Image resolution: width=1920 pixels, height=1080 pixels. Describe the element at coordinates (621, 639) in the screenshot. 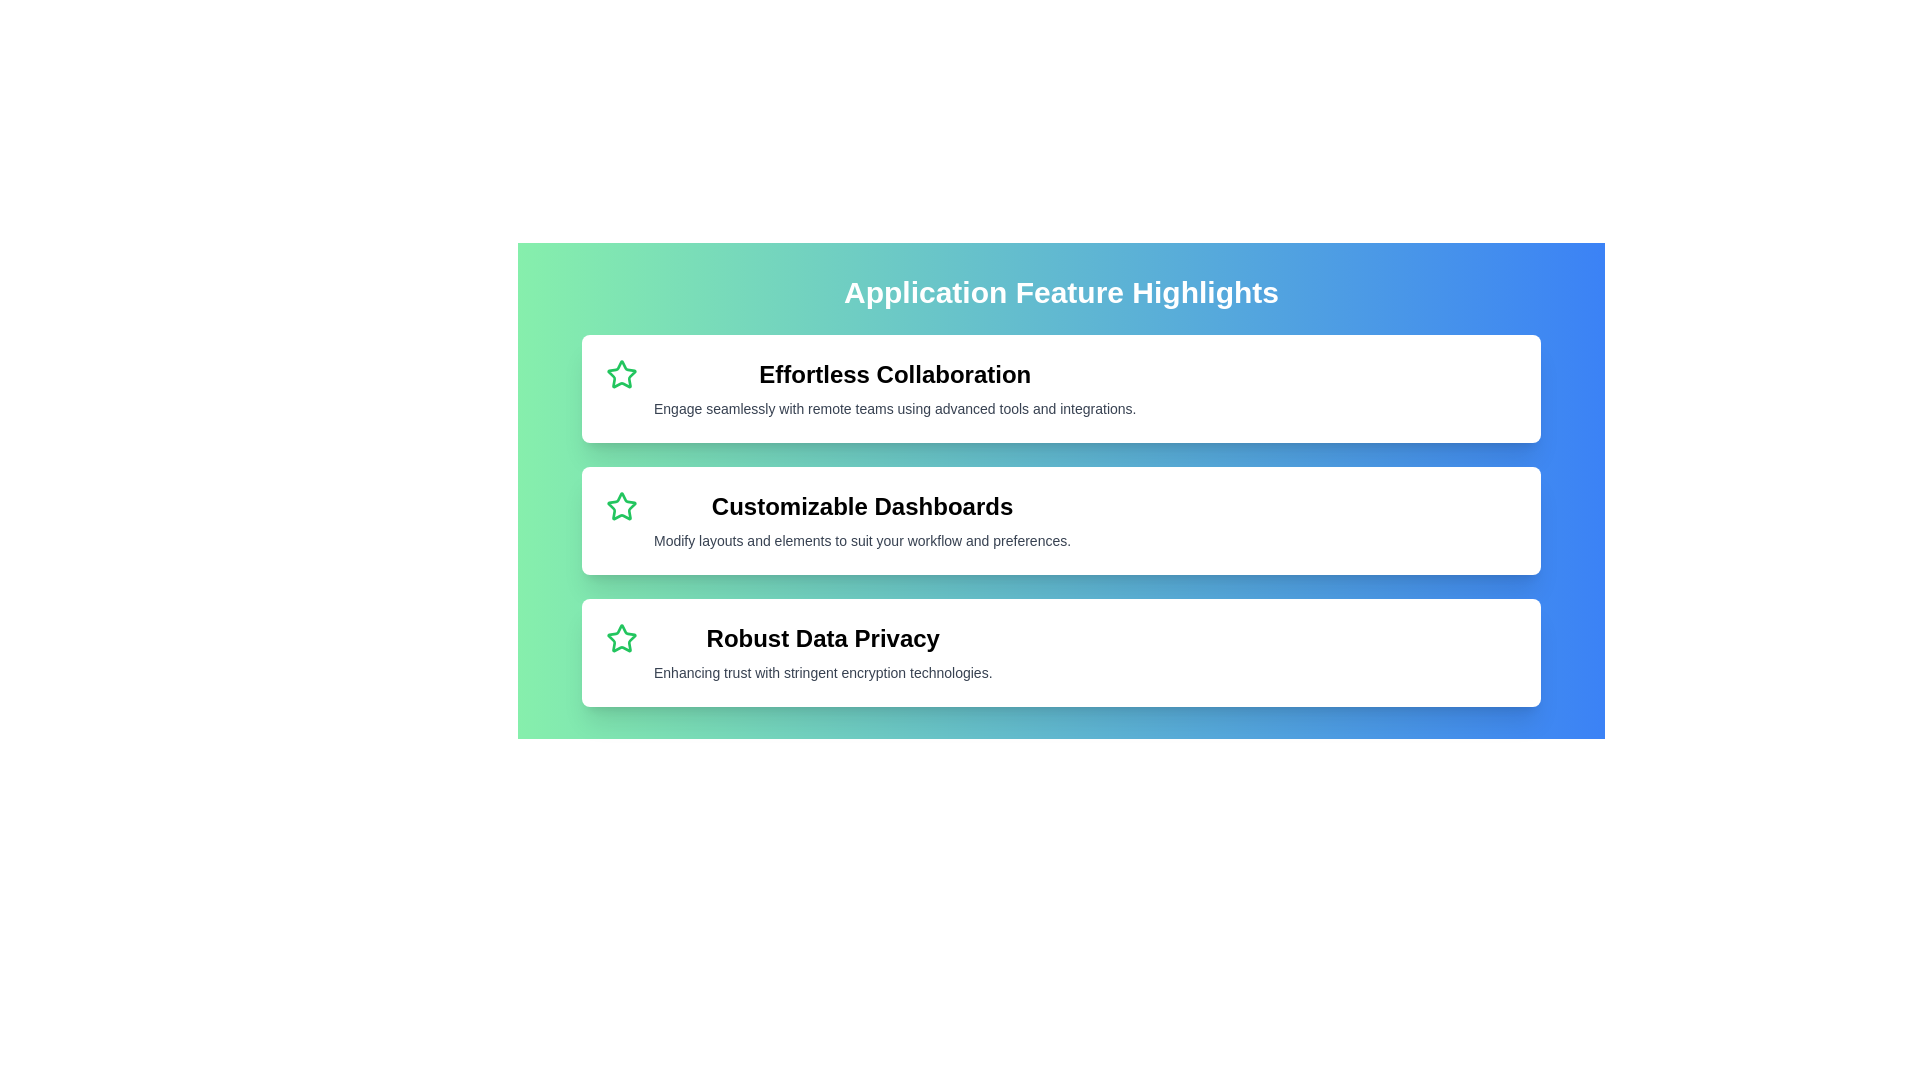

I see `the data privacy icon located at the top-left corner of the 'Robust Data Privacy' card to interact with the card` at that location.